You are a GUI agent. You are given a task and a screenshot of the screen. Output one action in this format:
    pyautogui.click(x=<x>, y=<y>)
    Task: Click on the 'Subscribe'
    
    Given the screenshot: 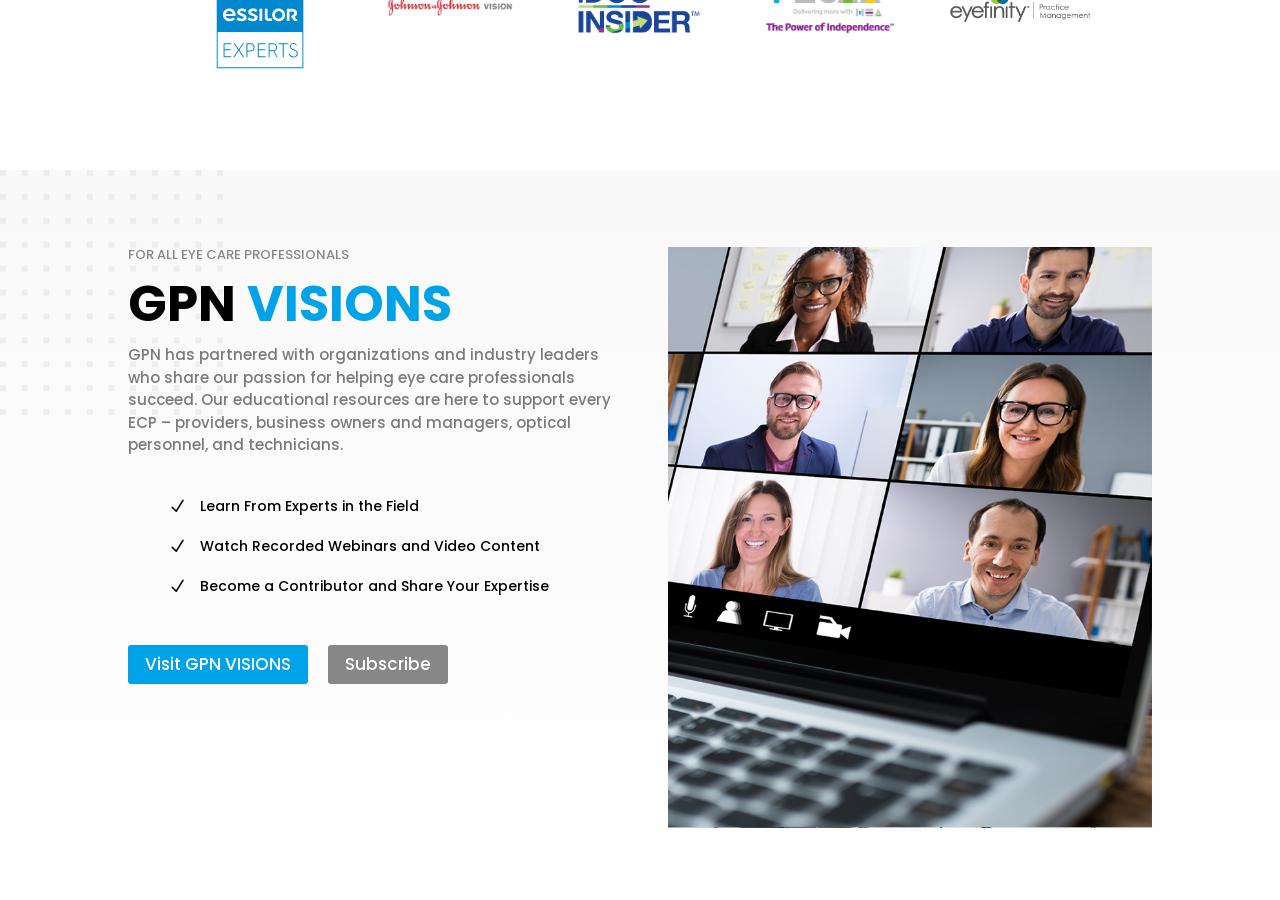 What is the action you would take?
    pyautogui.click(x=387, y=664)
    